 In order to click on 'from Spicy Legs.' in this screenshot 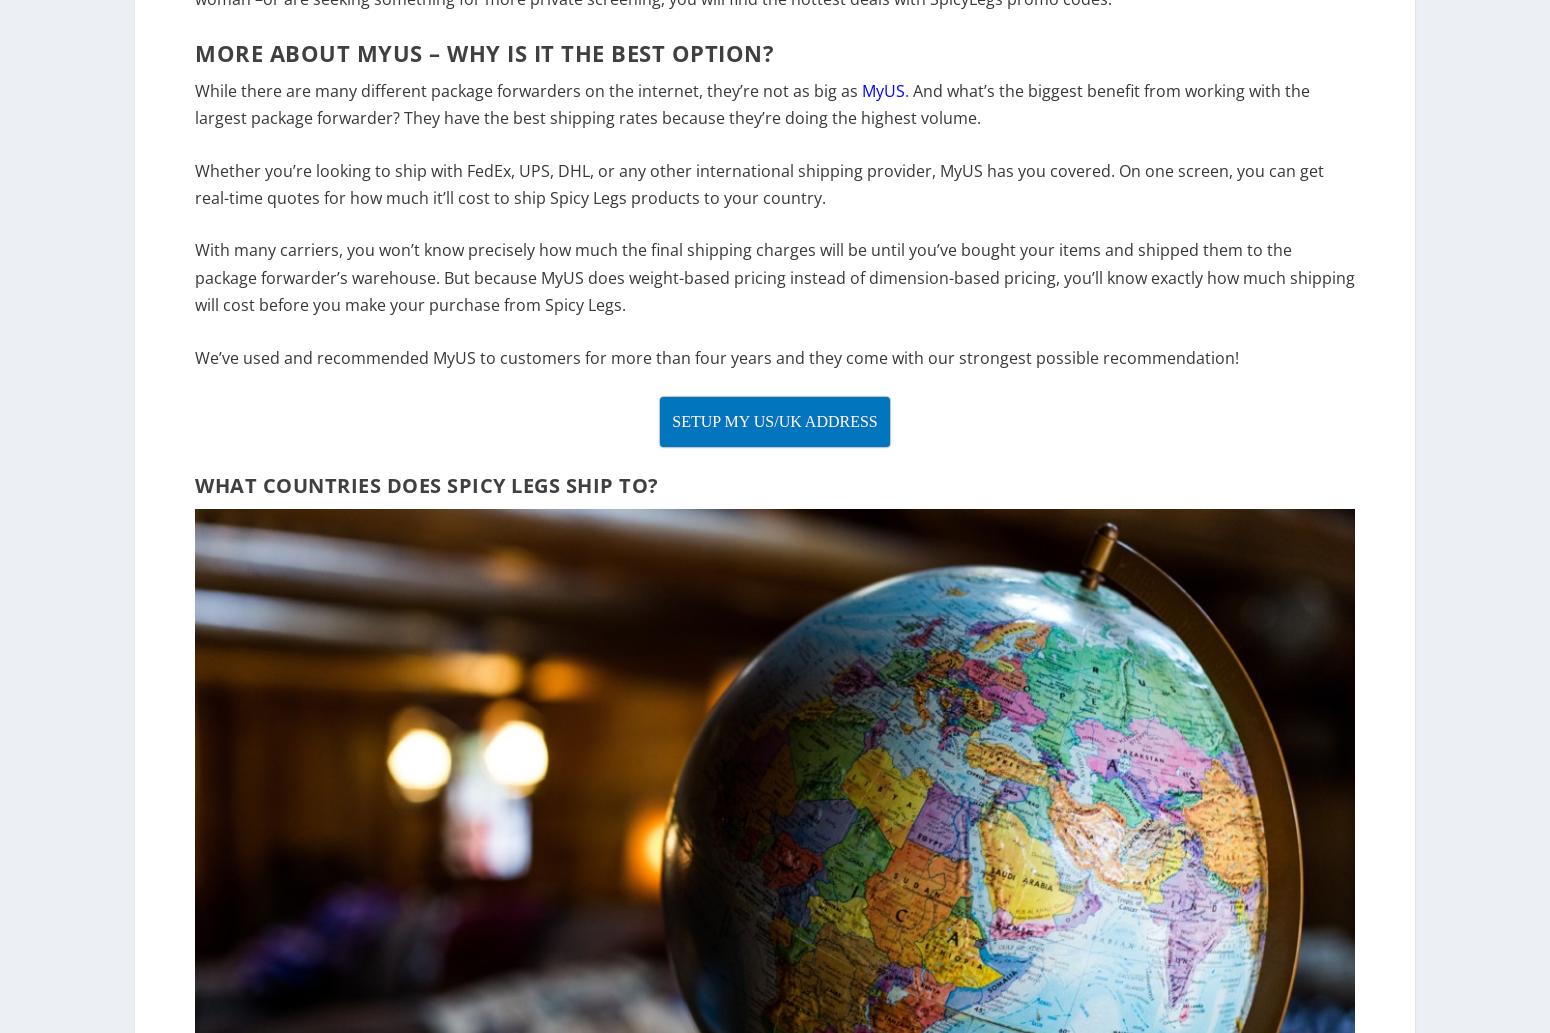, I will do `click(562, 316)`.